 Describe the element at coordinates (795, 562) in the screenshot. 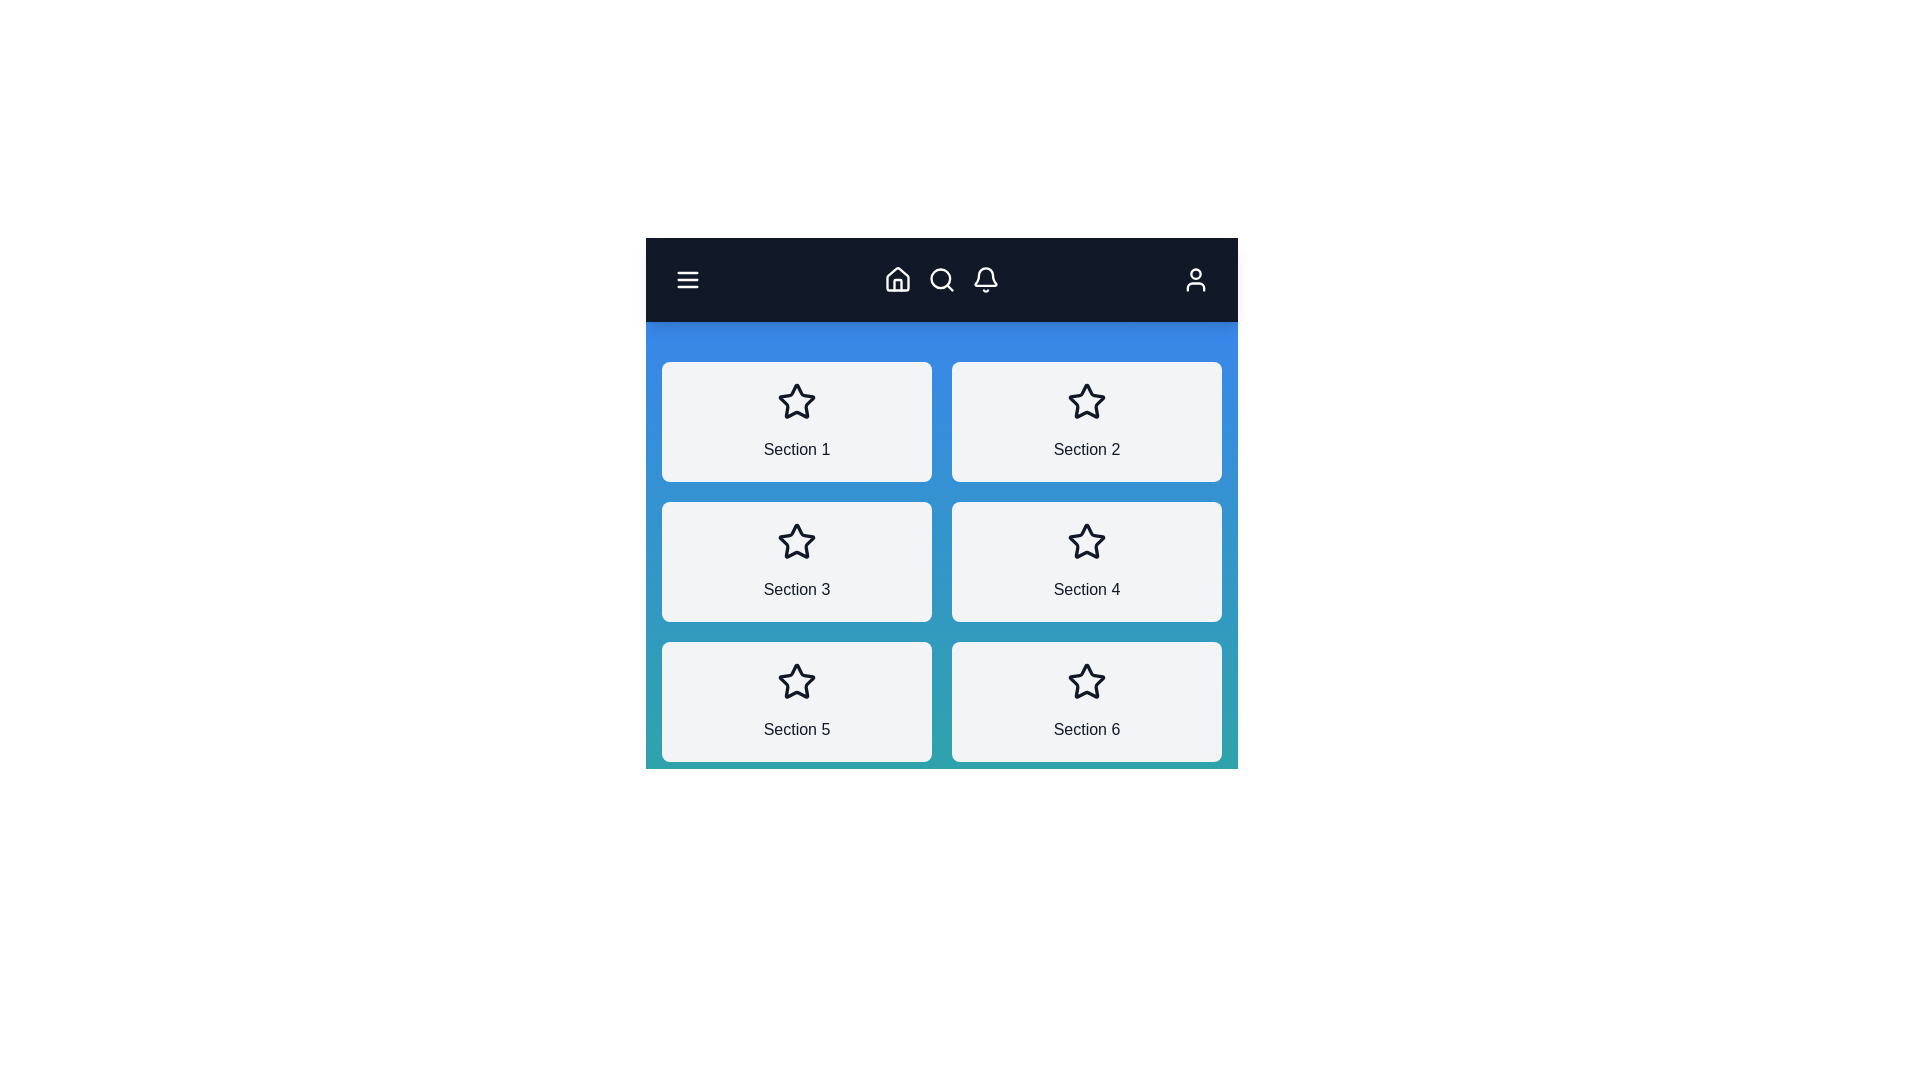

I see `the section labeled Section 3 to view its details` at that location.